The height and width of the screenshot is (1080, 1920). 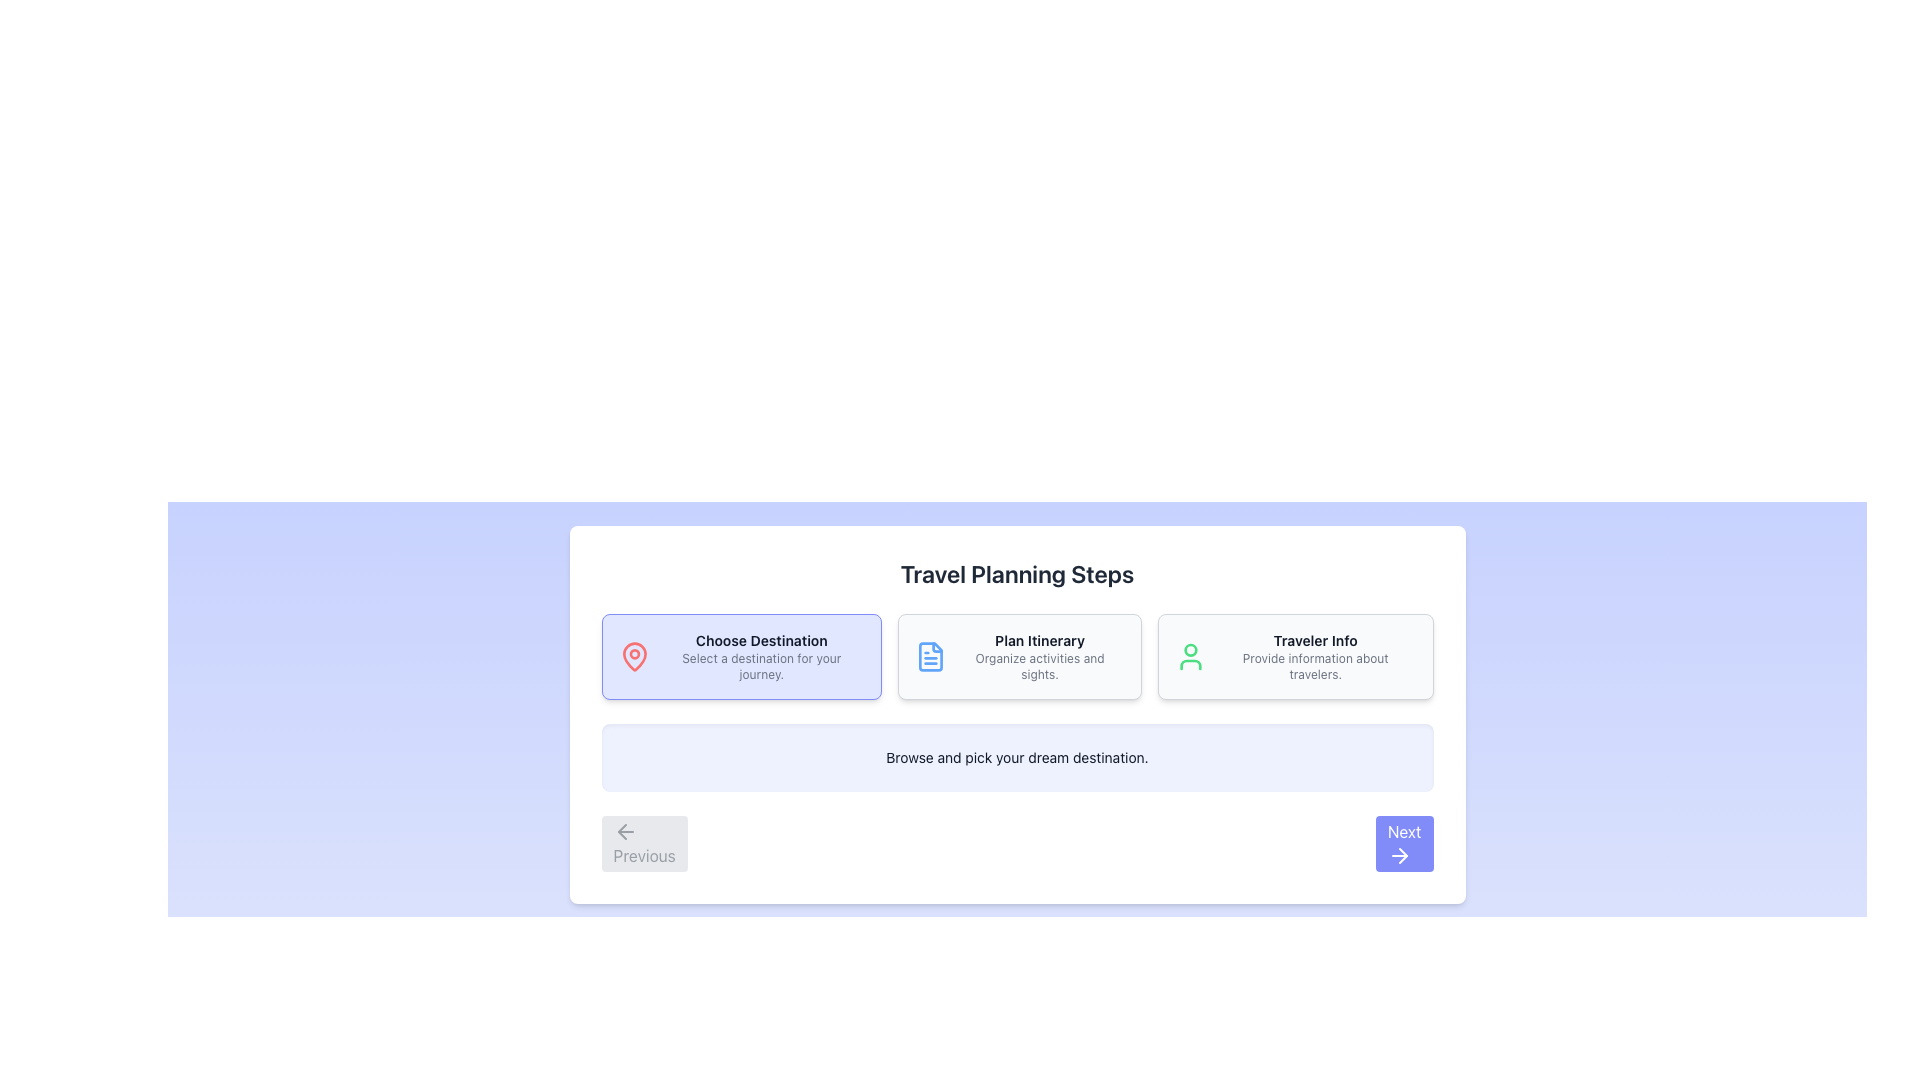 What do you see at coordinates (1190, 656) in the screenshot?
I see `the green circular user silhouette icon located at the top left of the 'Traveler Info' card` at bounding box center [1190, 656].